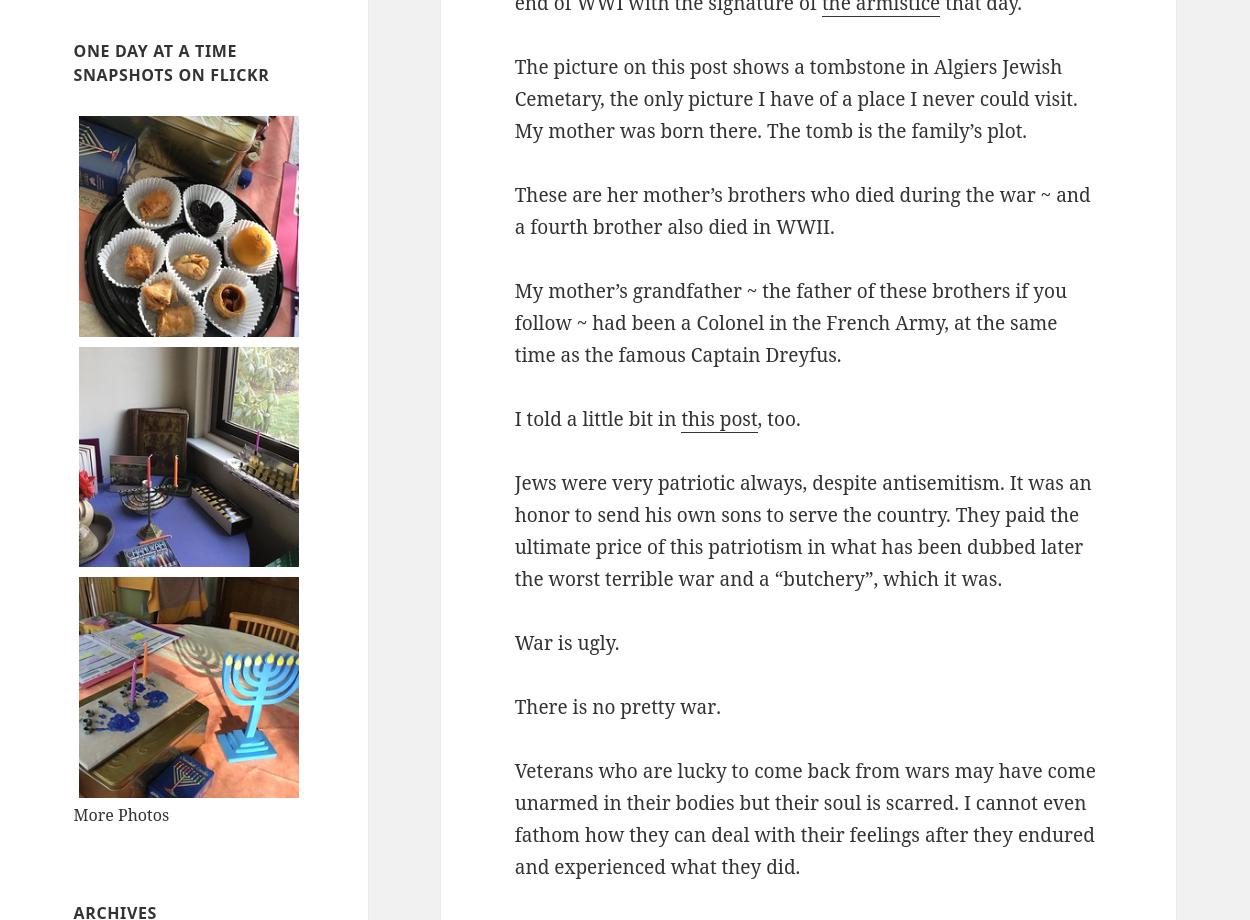  I want to click on 'Jews were very patriotic always, despite antisemitism. It was an honor to send his own sons to serve the country. They paid the ultimate price of this patriotism in what has been dubbed later the worst terrible war and a “butchery”, which it was.', so click(514, 530).